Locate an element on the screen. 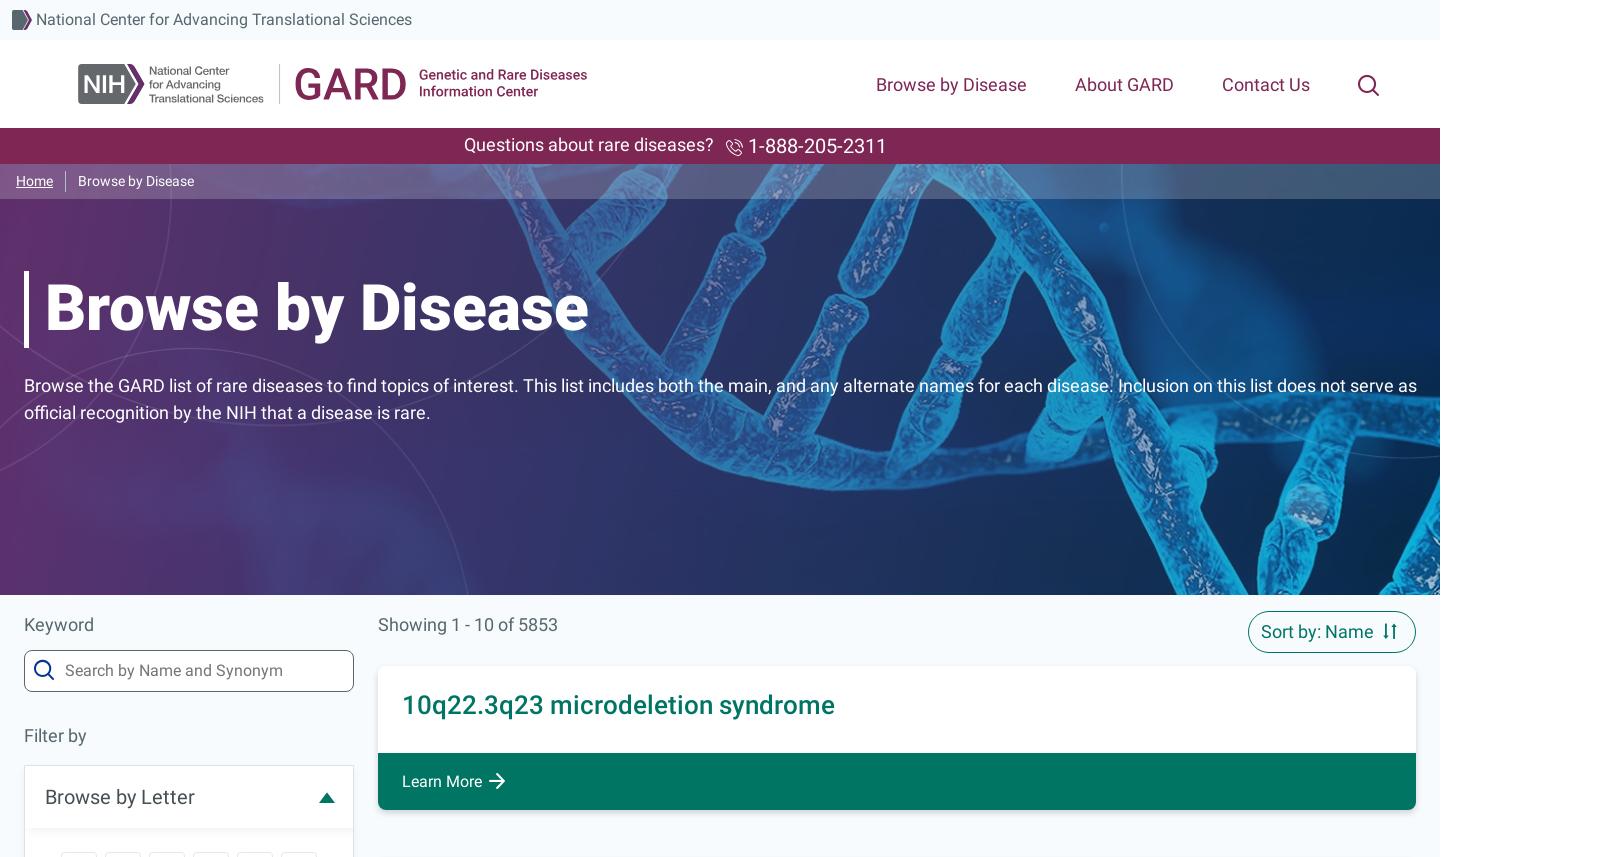 The width and height of the screenshot is (1624, 857). 'About GARD' is located at coordinates (1074, 83).